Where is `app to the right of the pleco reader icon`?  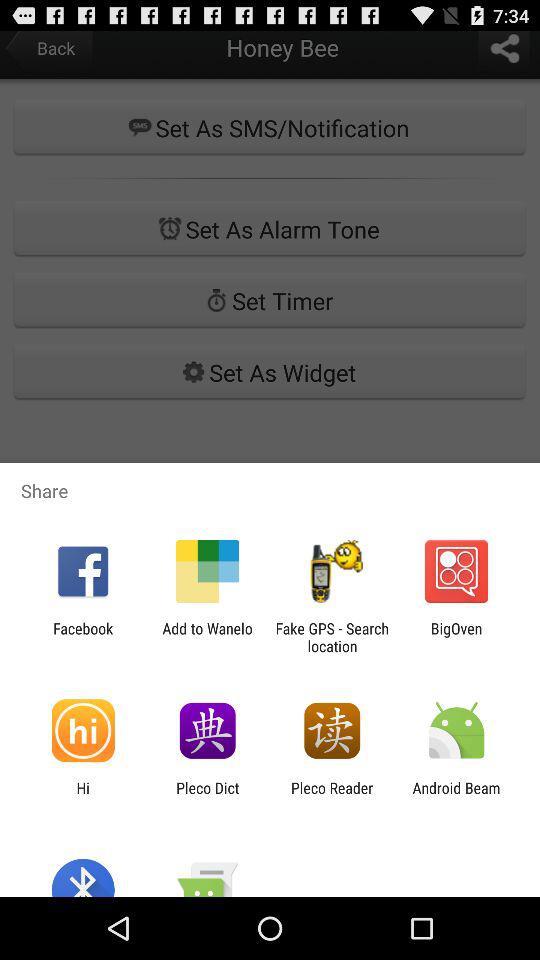 app to the right of the pleco reader icon is located at coordinates (456, 796).